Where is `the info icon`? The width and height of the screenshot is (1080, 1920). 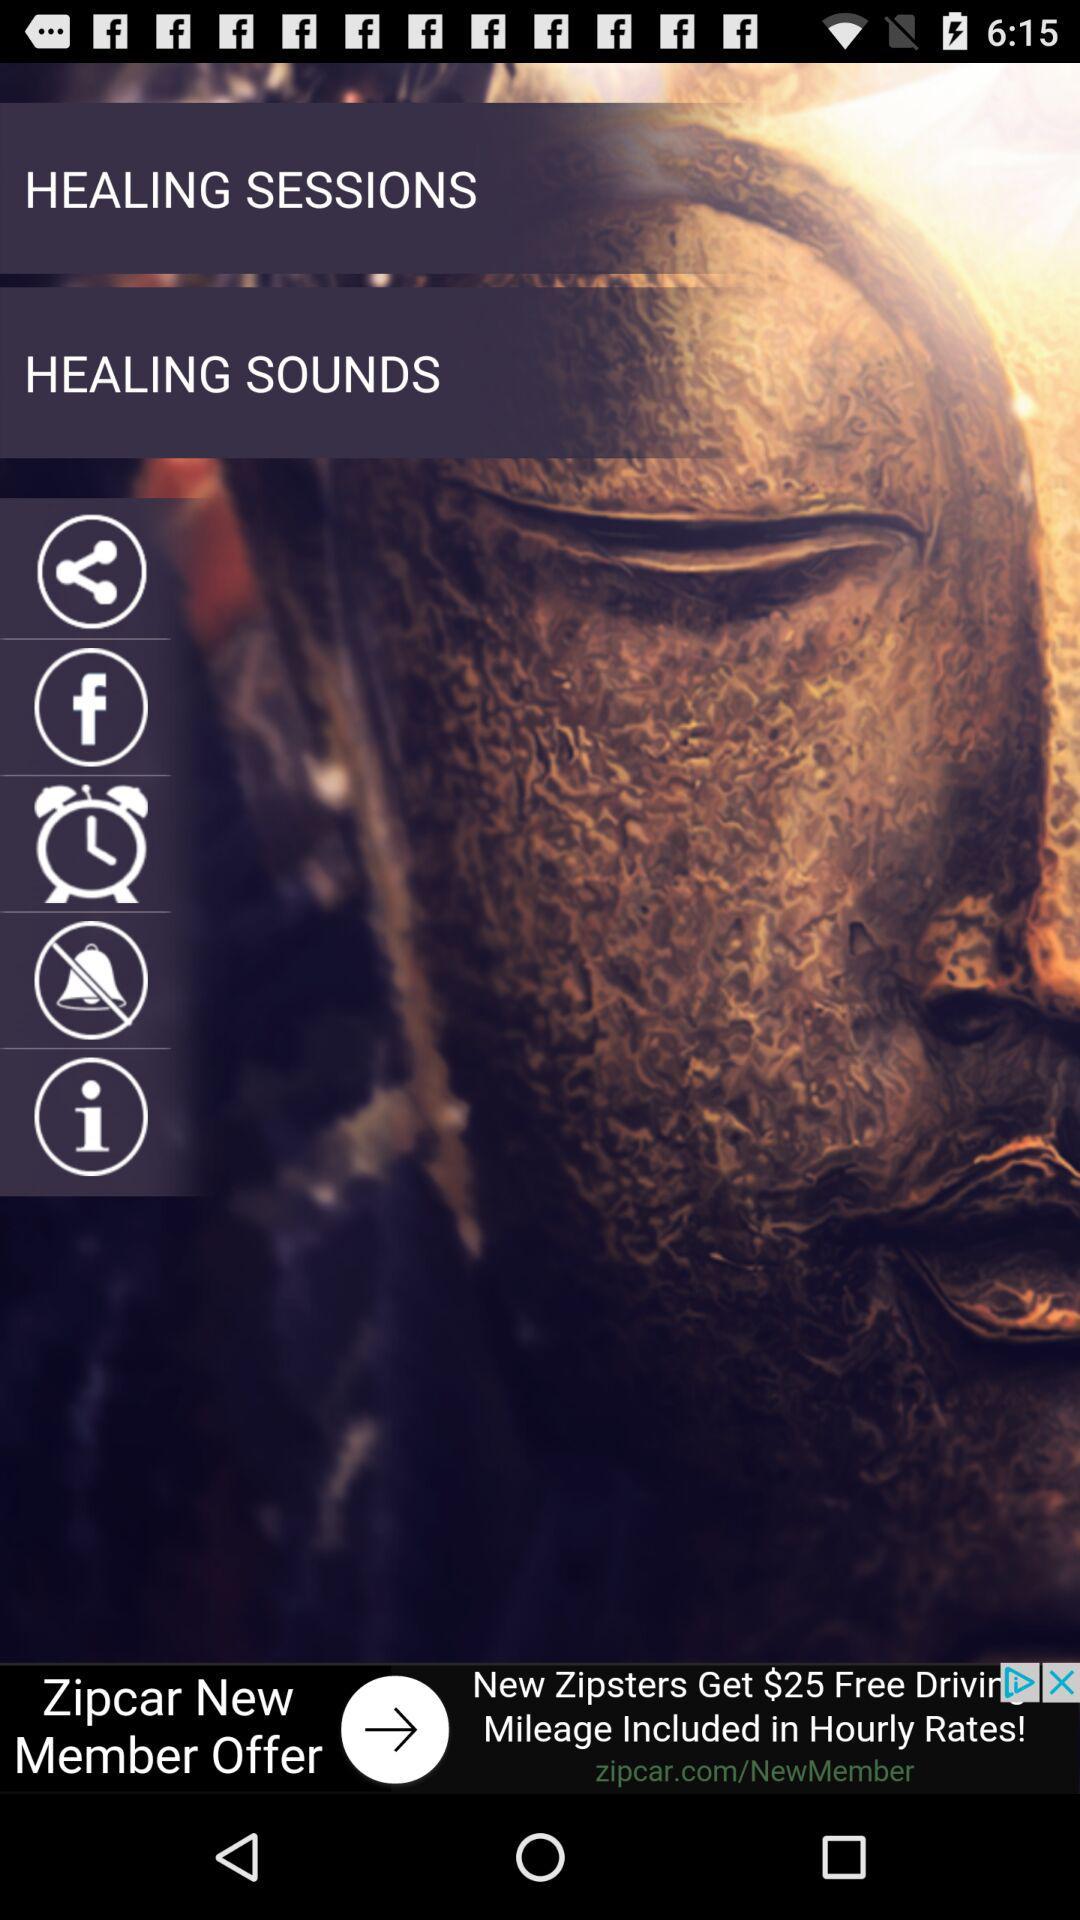
the info icon is located at coordinates (91, 1195).